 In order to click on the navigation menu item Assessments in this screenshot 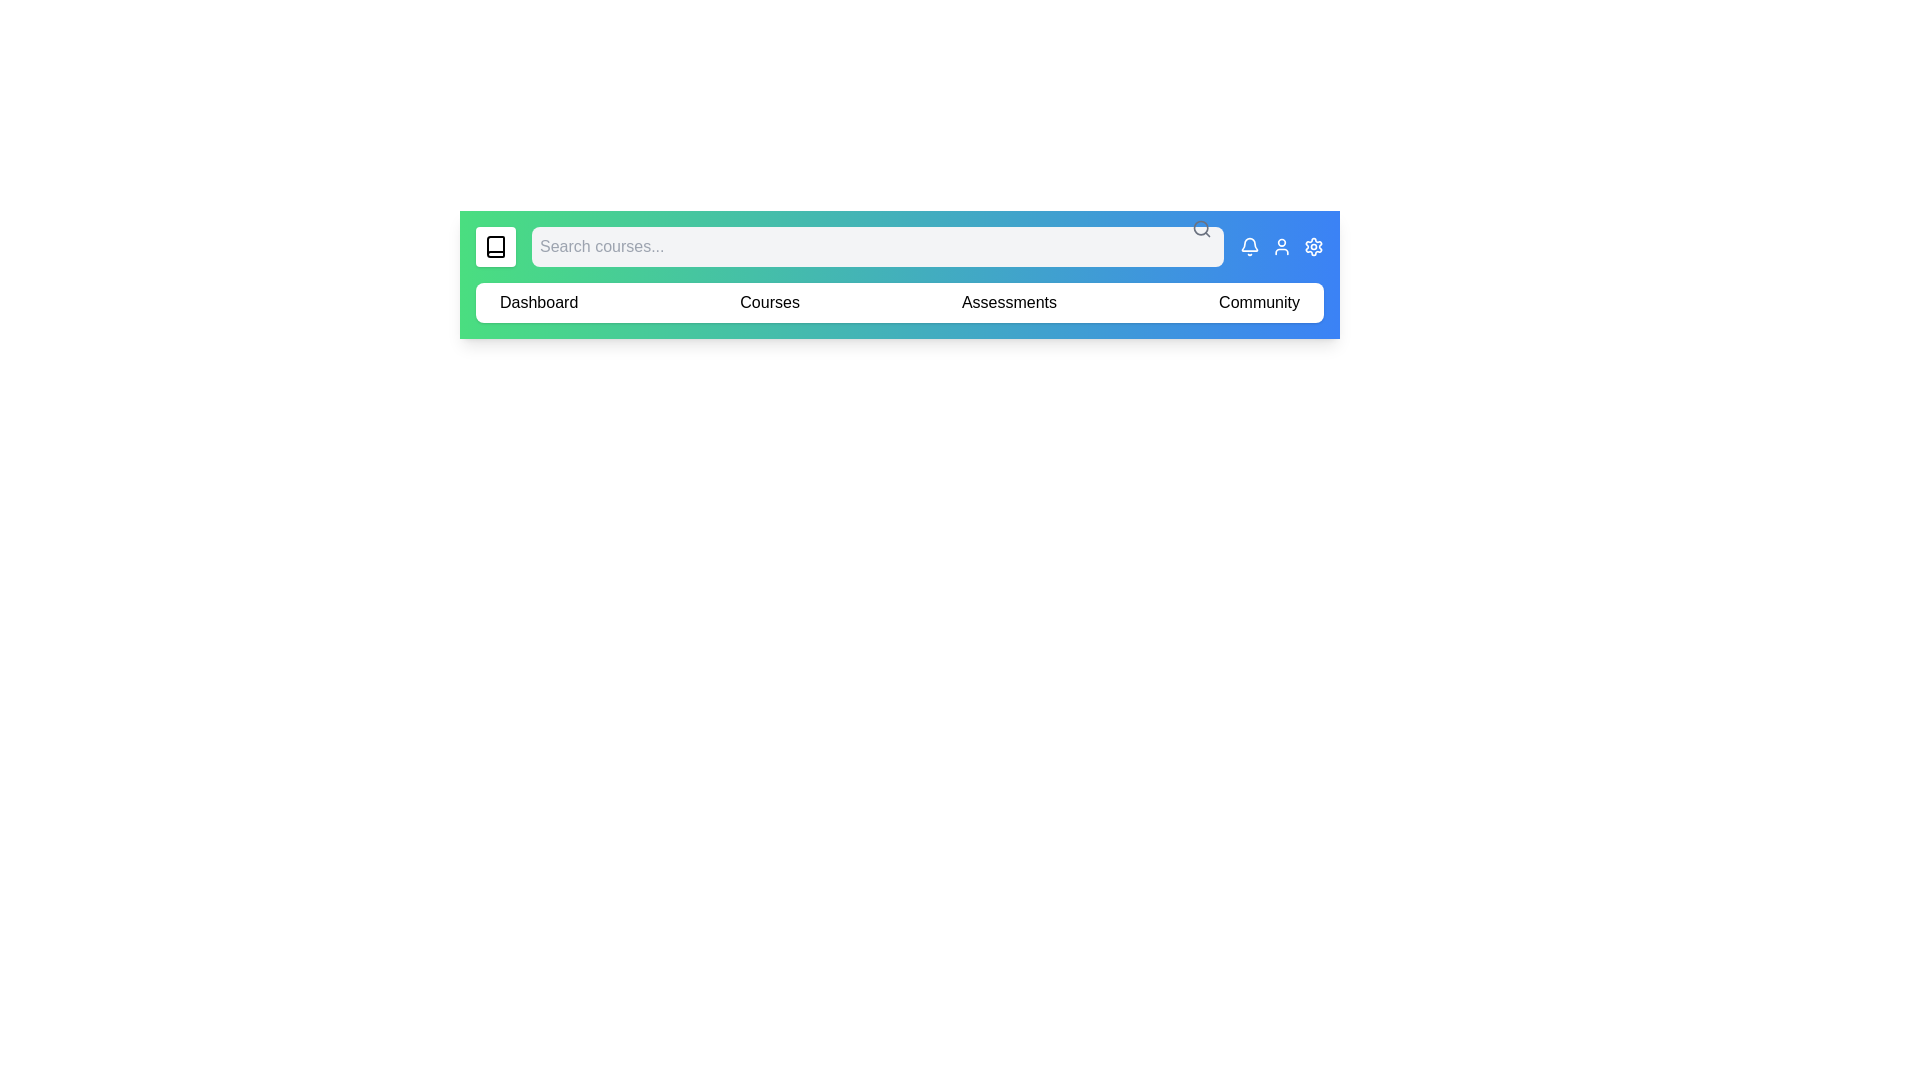, I will do `click(1008, 303)`.